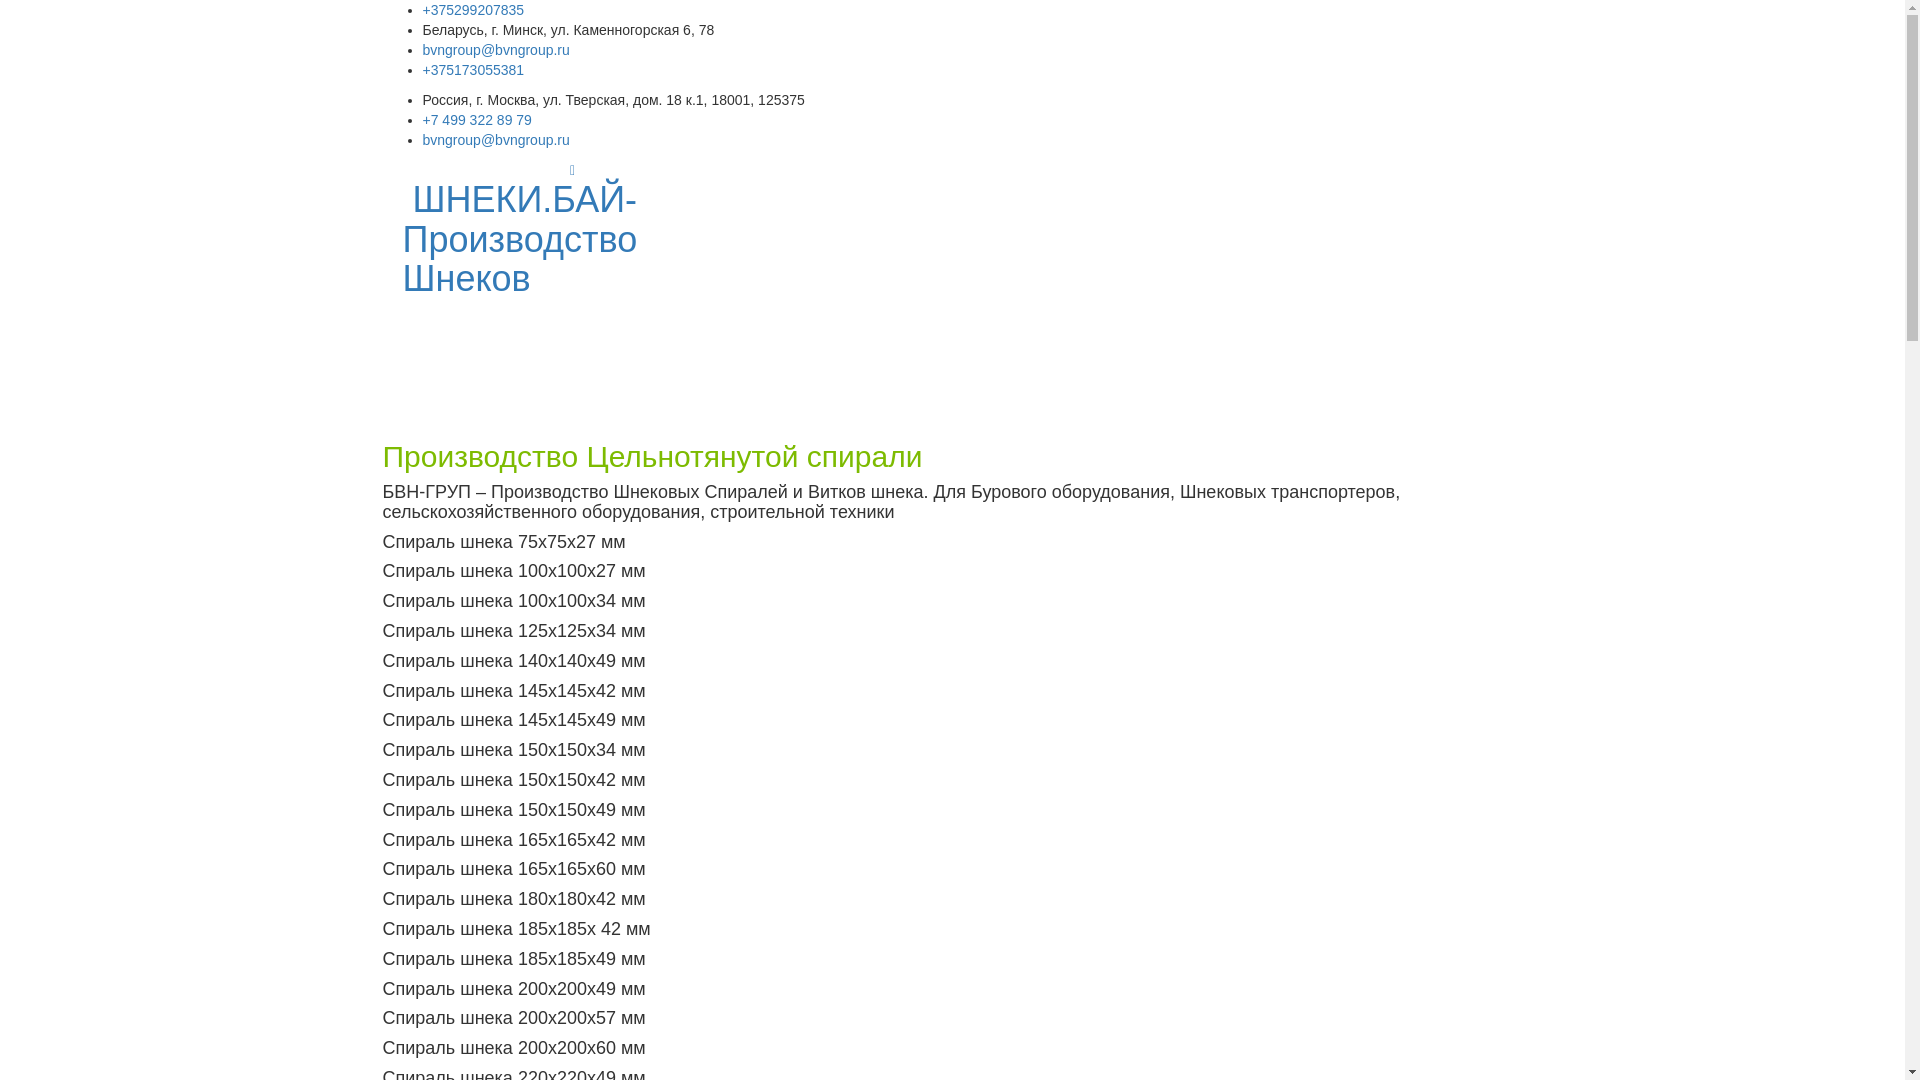  Describe the element at coordinates (495, 138) in the screenshot. I see `'bvngroup@bvngroup.ru'` at that location.